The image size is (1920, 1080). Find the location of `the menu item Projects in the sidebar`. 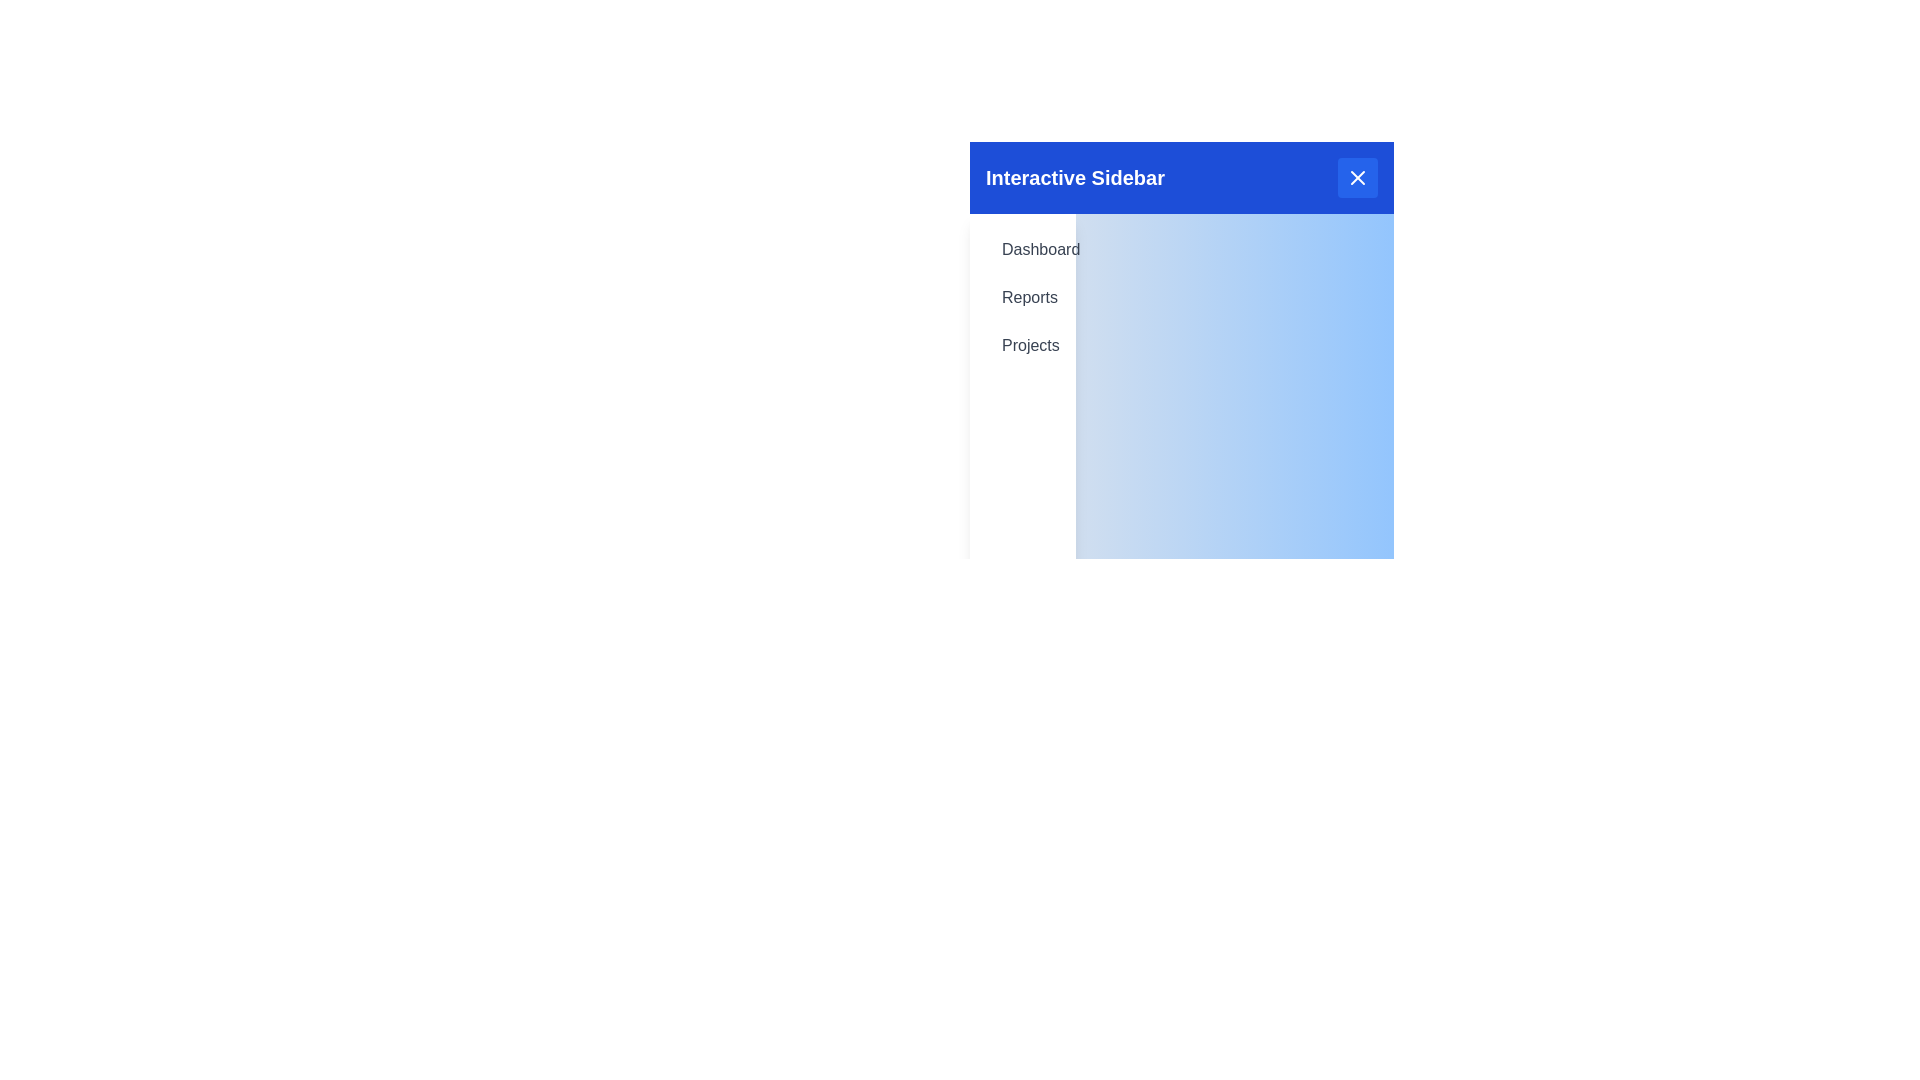

the menu item Projects in the sidebar is located at coordinates (1022, 345).